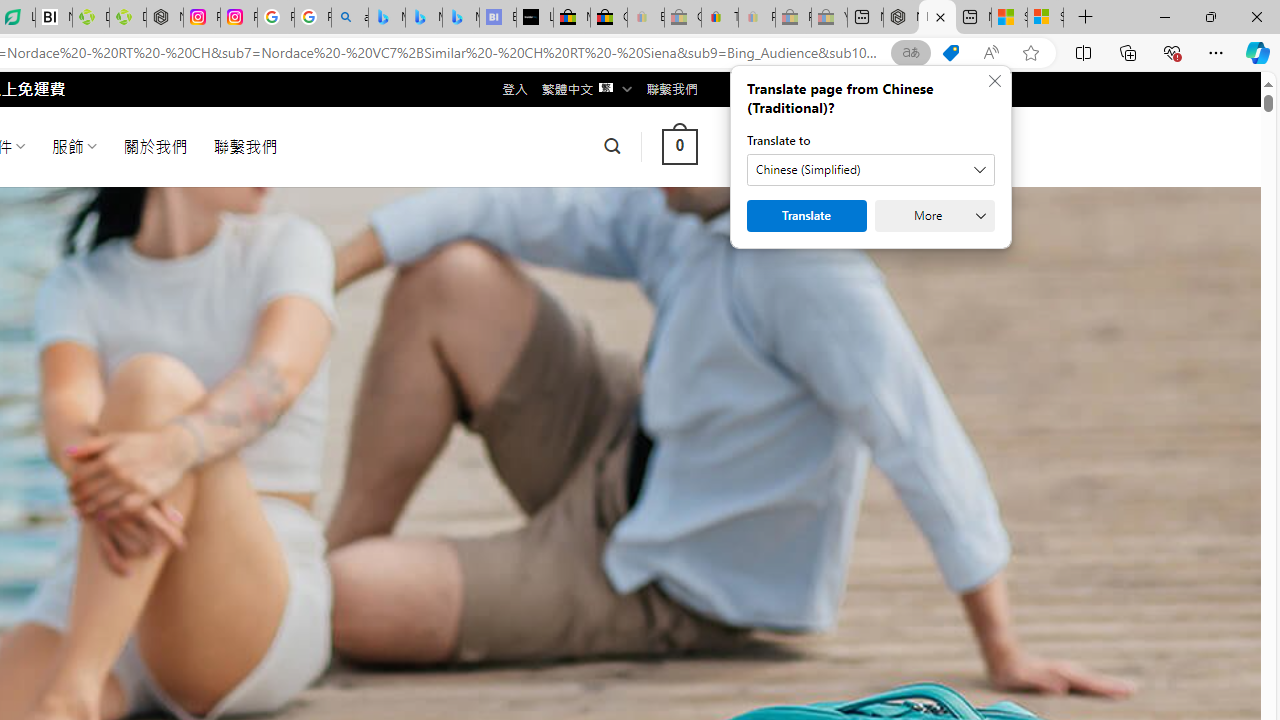  What do you see at coordinates (871, 168) in the screenshot?
I see `'Translate to'` at bounding box center [871, 168].